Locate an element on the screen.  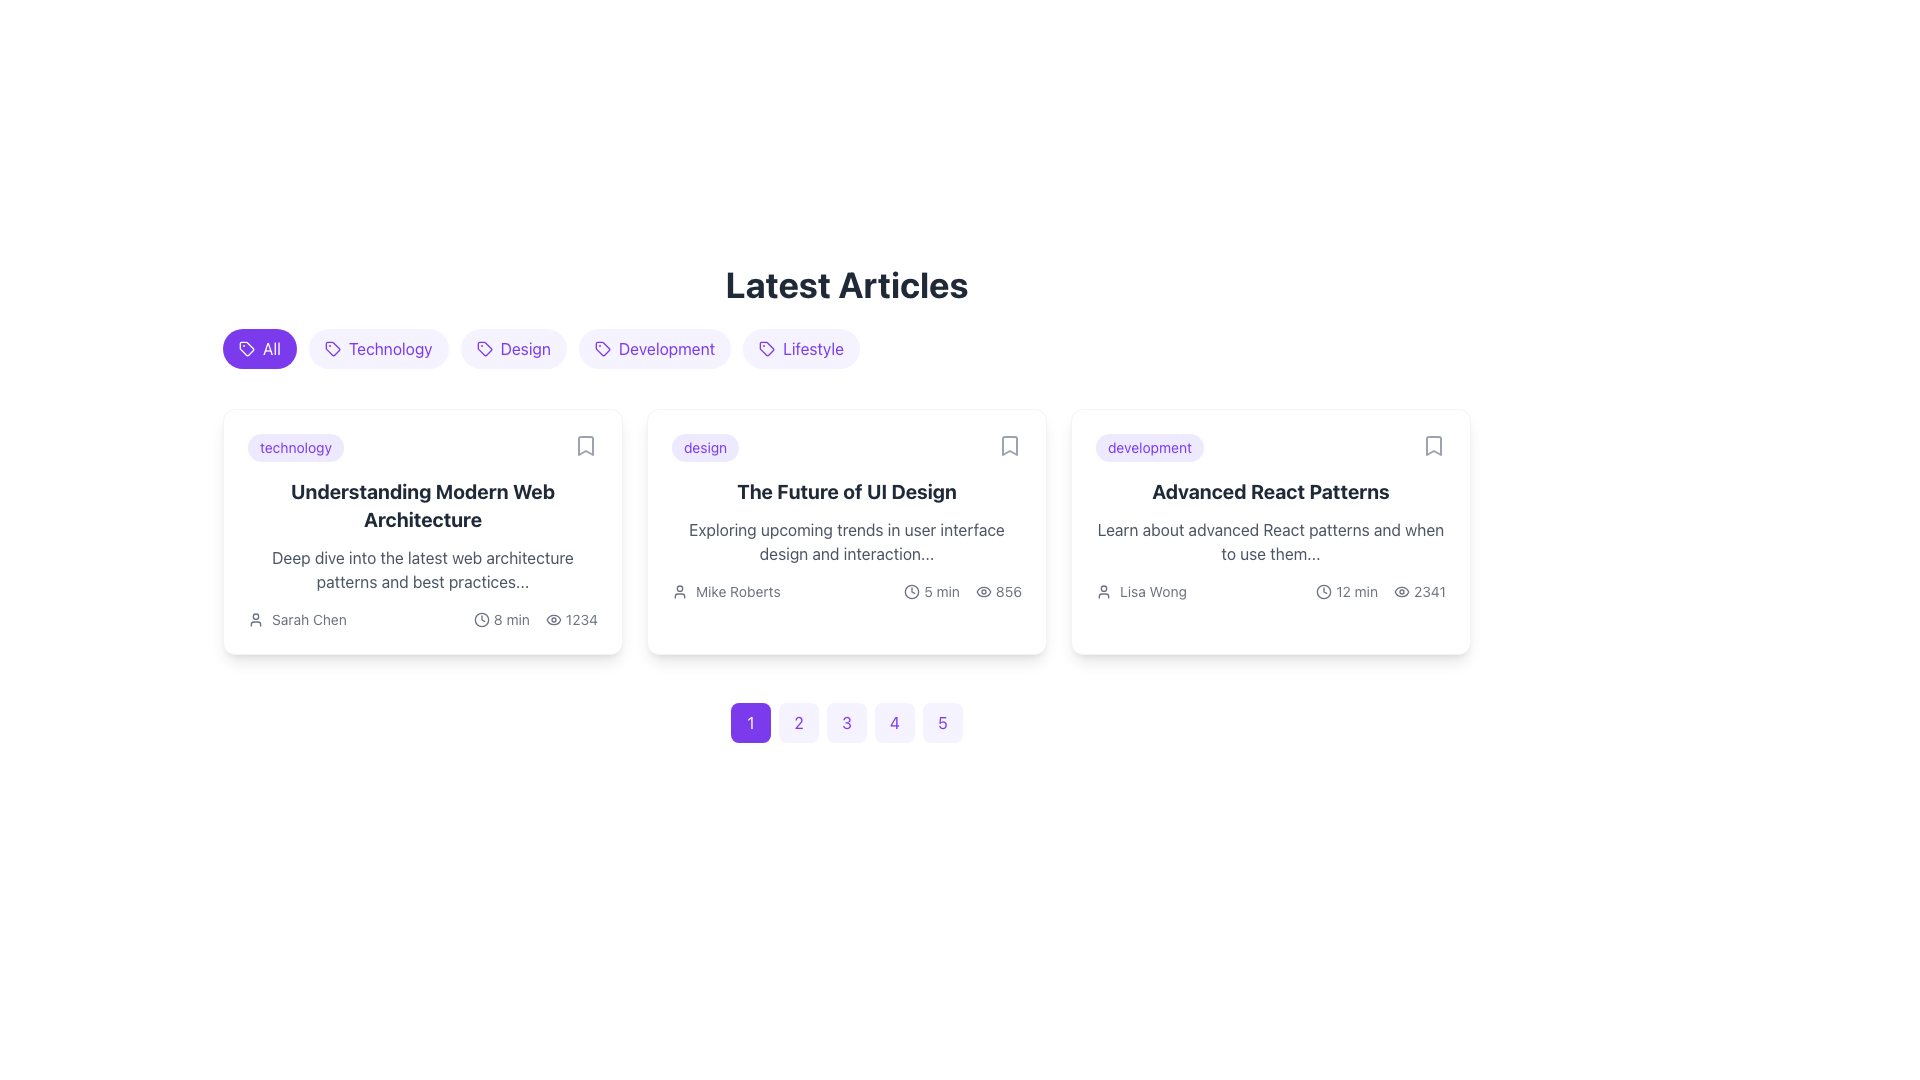
the eye-shaped visibility icon located at the bottom-right corner of the third article card, next to the numeric counter '2341' is located at coordinates (1400, 590).